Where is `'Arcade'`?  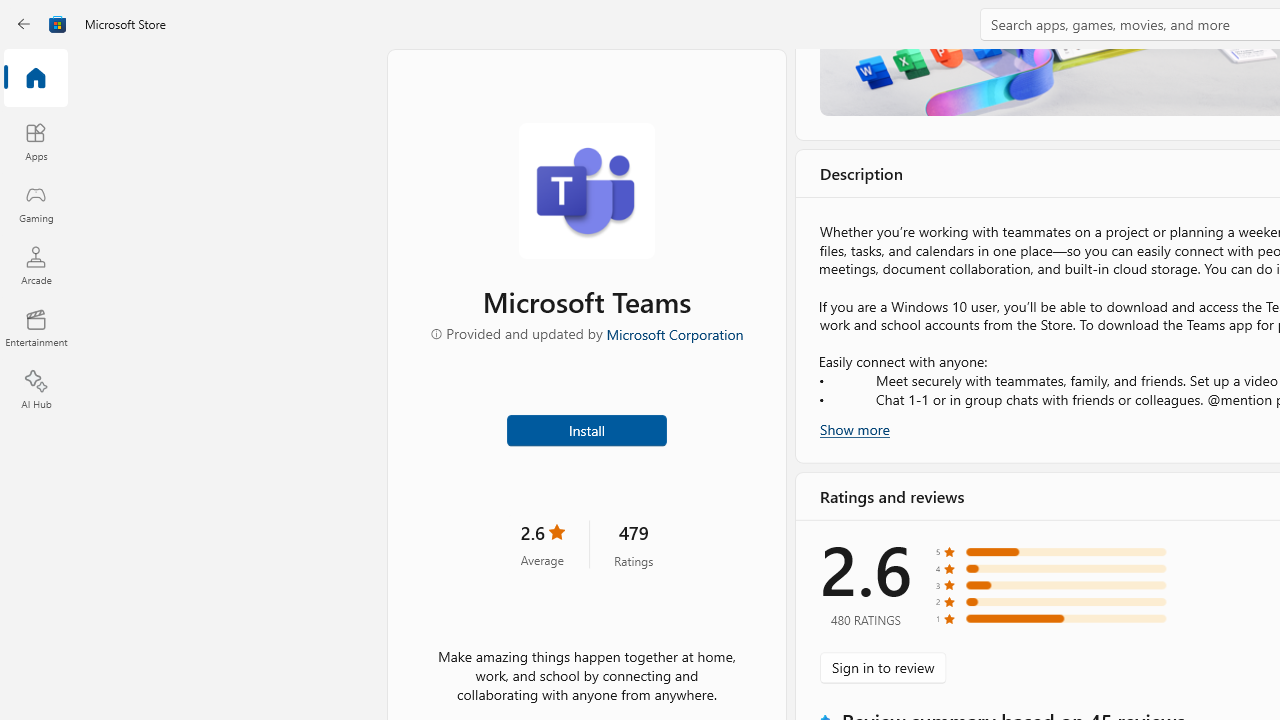 'Arcade' is located at coordinates (35, 264).